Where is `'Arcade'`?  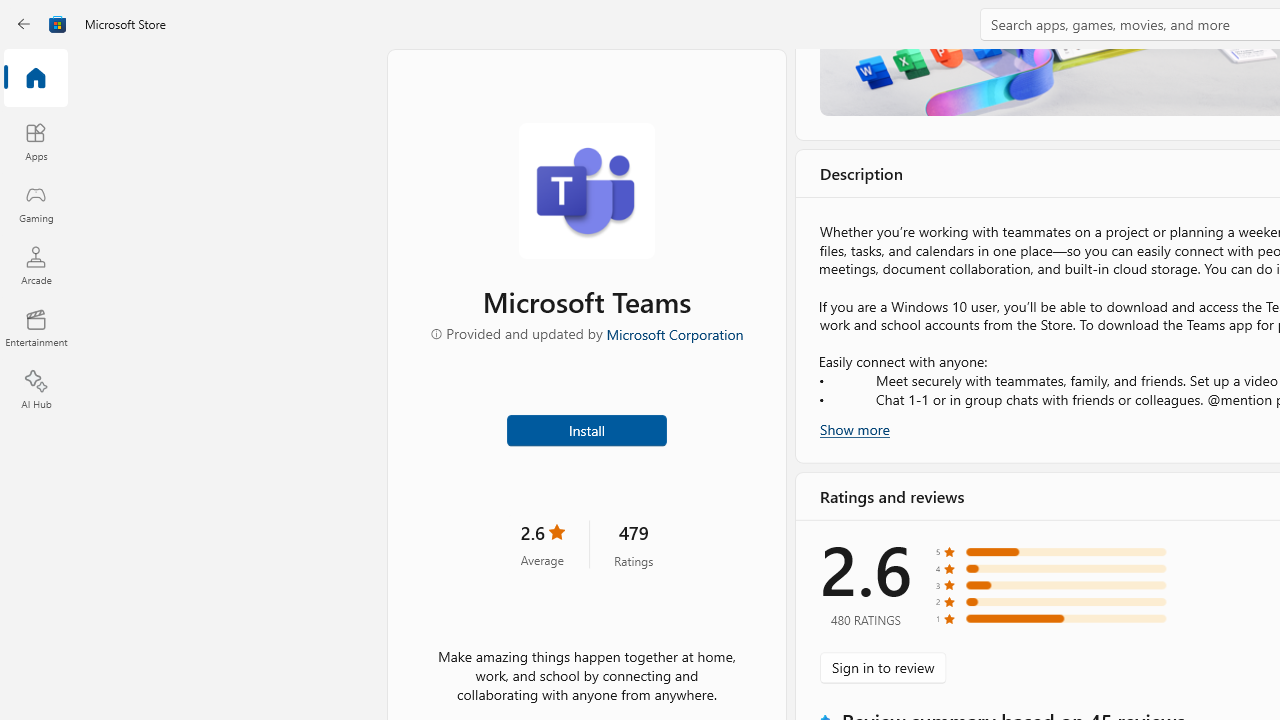 'Arcade' is located at coordinates (35, 264).